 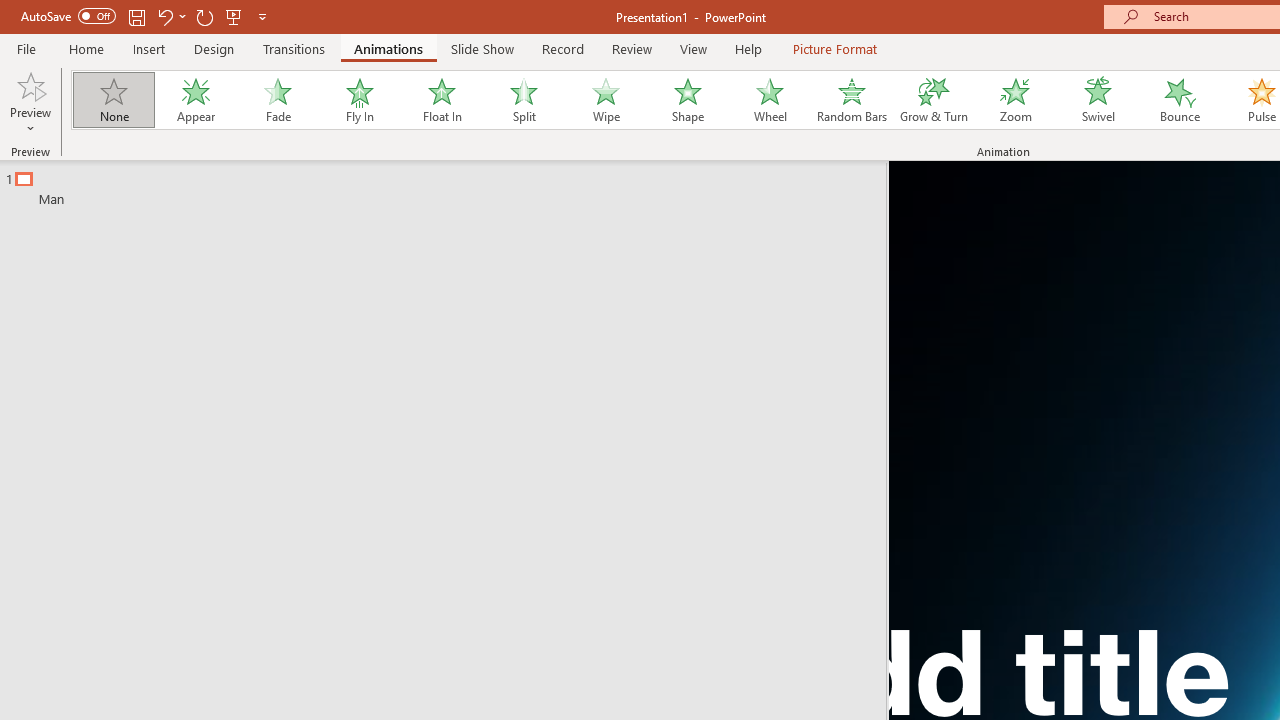 I want to click on 'Appear', so click(x=195, y=100).